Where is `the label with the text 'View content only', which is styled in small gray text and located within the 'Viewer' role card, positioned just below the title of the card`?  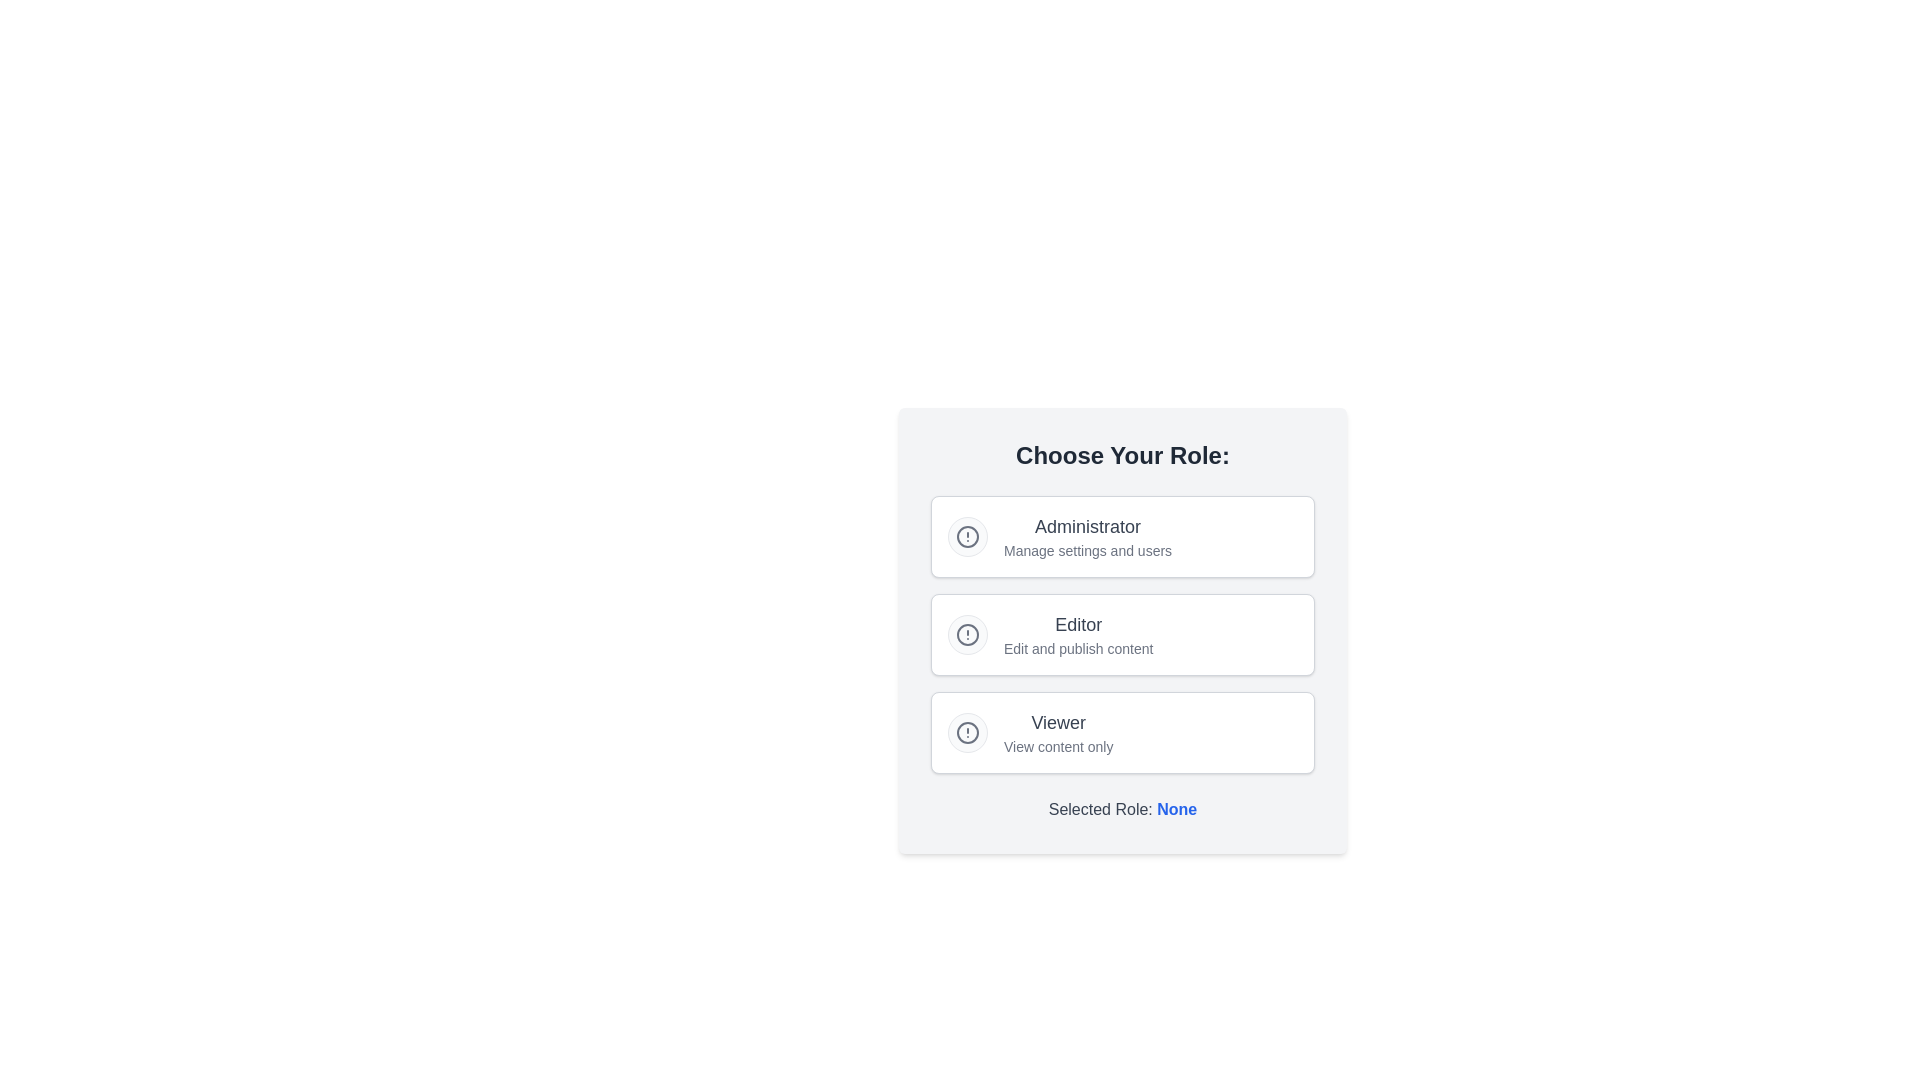
the label with the text 'View content only', which is styled in small gray text and located within the 'Viewer' role card, positioned just below the title of the card is located at coordinates (1057, 747).